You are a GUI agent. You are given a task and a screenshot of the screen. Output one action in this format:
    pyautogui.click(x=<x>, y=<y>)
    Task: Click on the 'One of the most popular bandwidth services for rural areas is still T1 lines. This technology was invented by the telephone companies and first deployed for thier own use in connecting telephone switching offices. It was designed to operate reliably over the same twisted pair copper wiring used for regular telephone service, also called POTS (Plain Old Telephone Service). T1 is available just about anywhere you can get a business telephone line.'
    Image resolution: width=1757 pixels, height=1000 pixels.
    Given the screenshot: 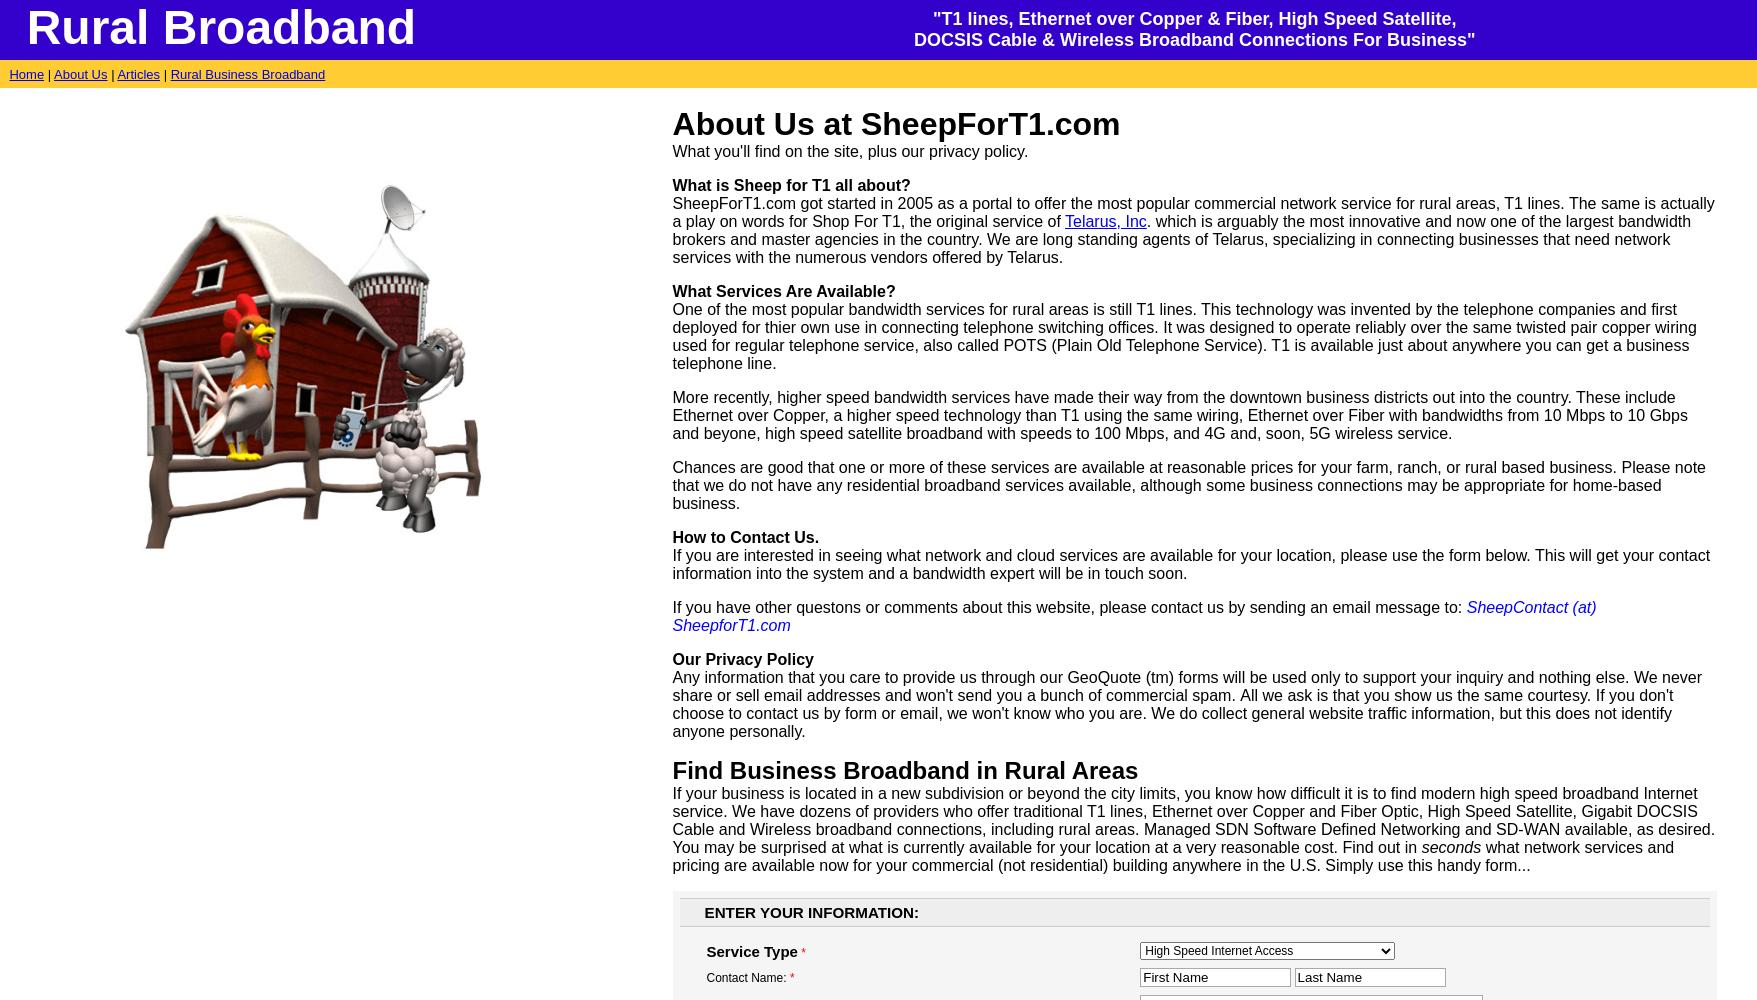 What is the action you would take?
    pyautogui.click(x=671, y=335)
    